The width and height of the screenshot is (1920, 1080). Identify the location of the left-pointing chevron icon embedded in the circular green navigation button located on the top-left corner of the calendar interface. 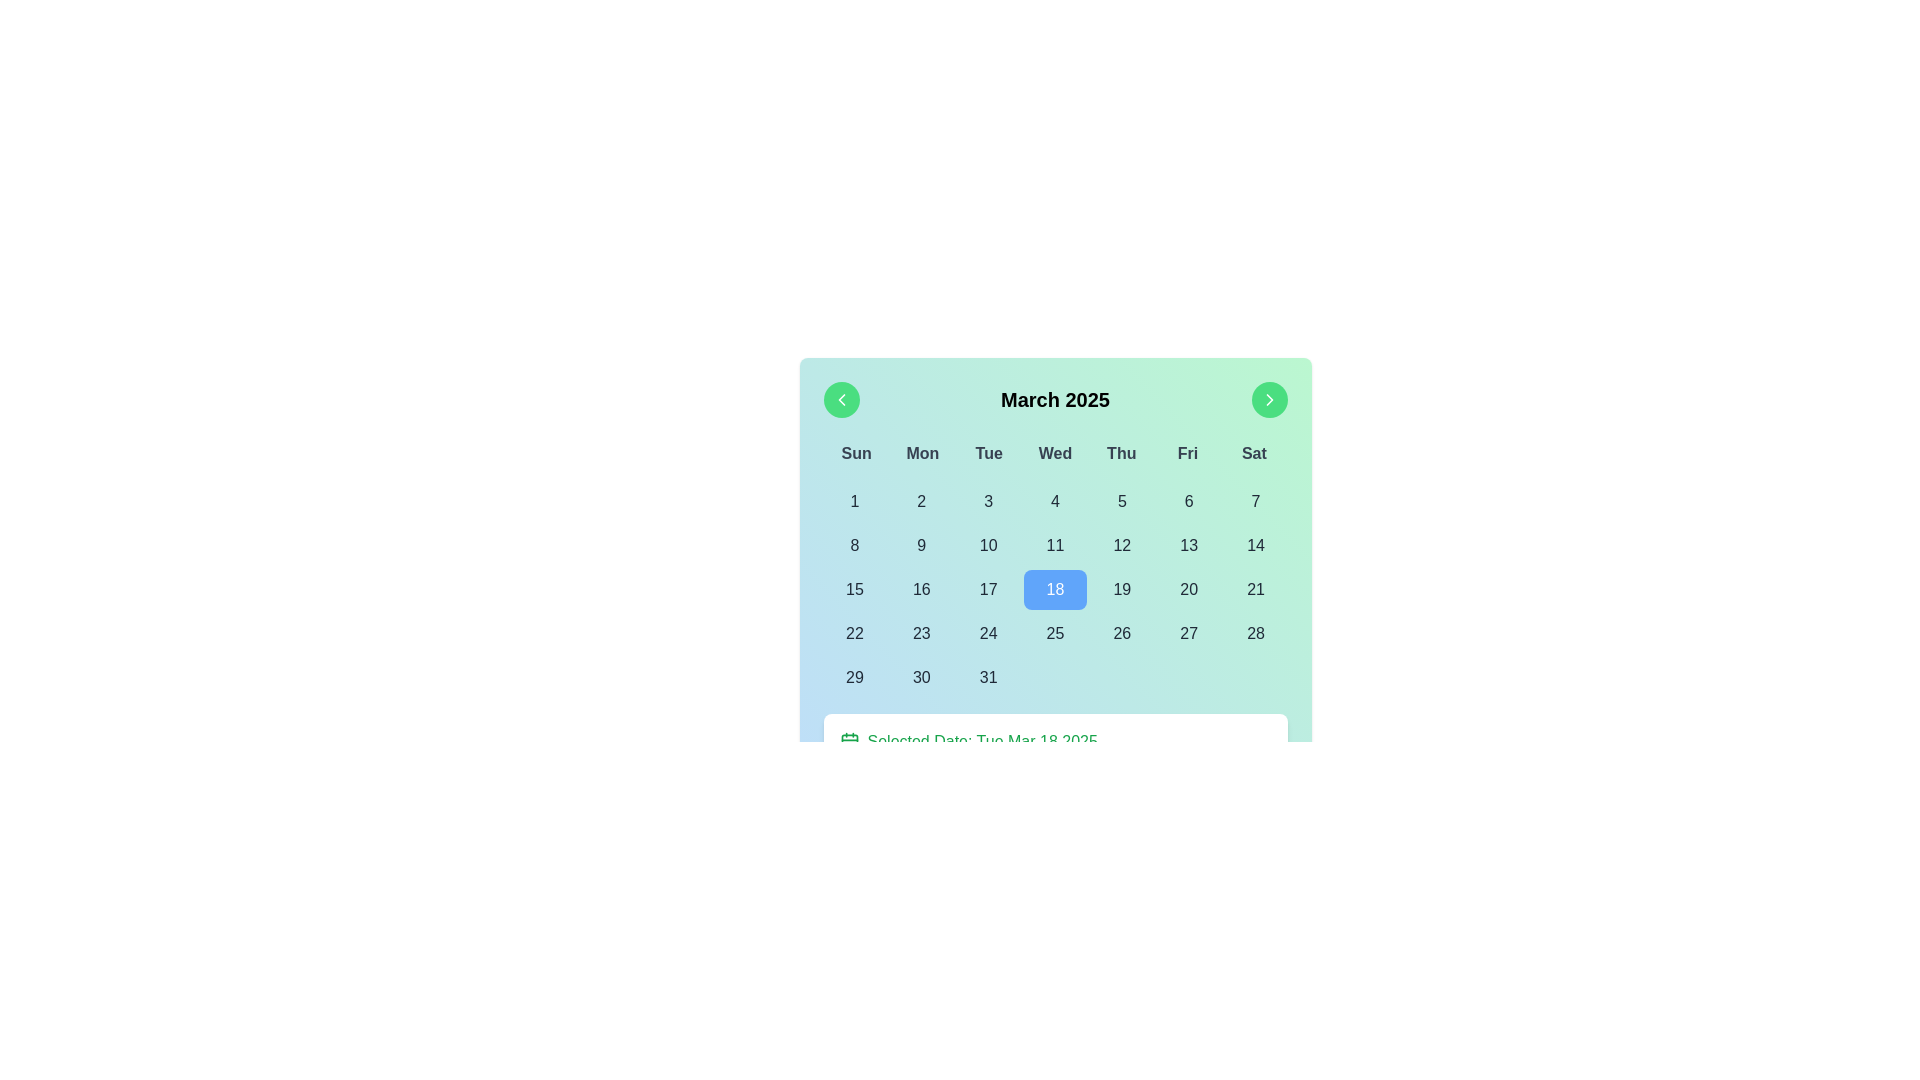
(841, 400).